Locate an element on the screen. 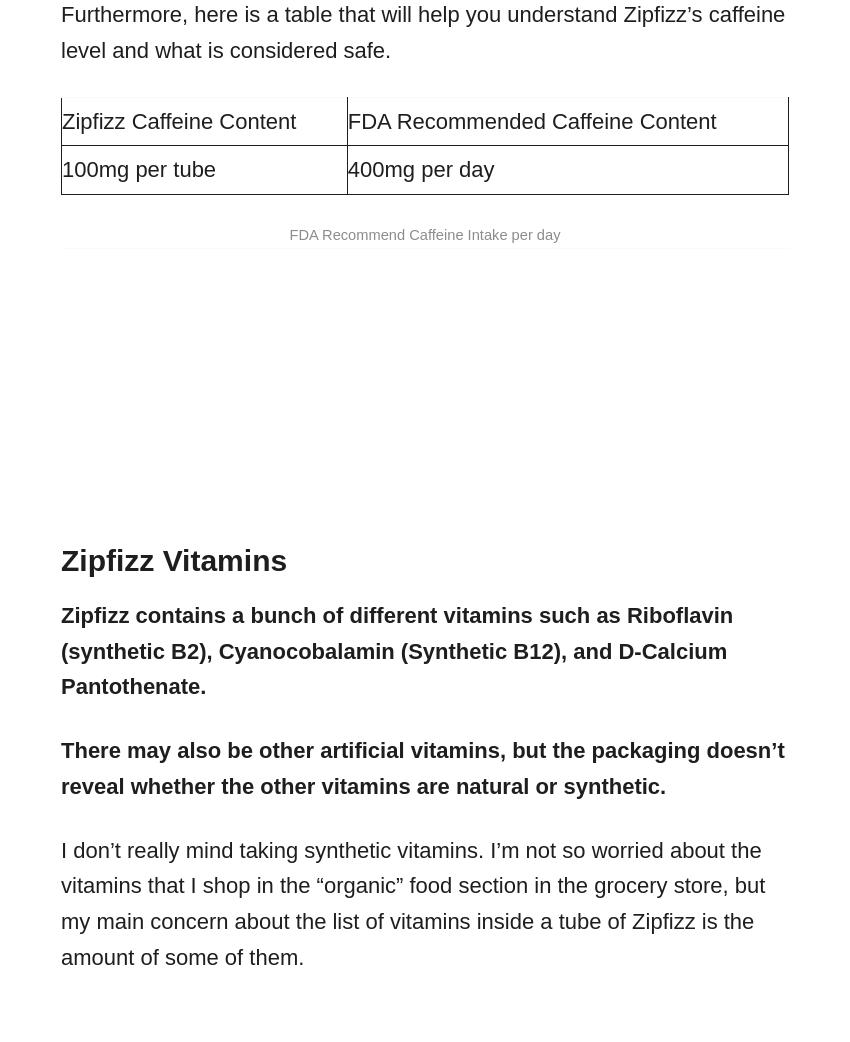 The width and height of the screenshot is (850, 1042). 'FDA Recommend Caffeine Intake per day' is located at coordinates (424, 233).